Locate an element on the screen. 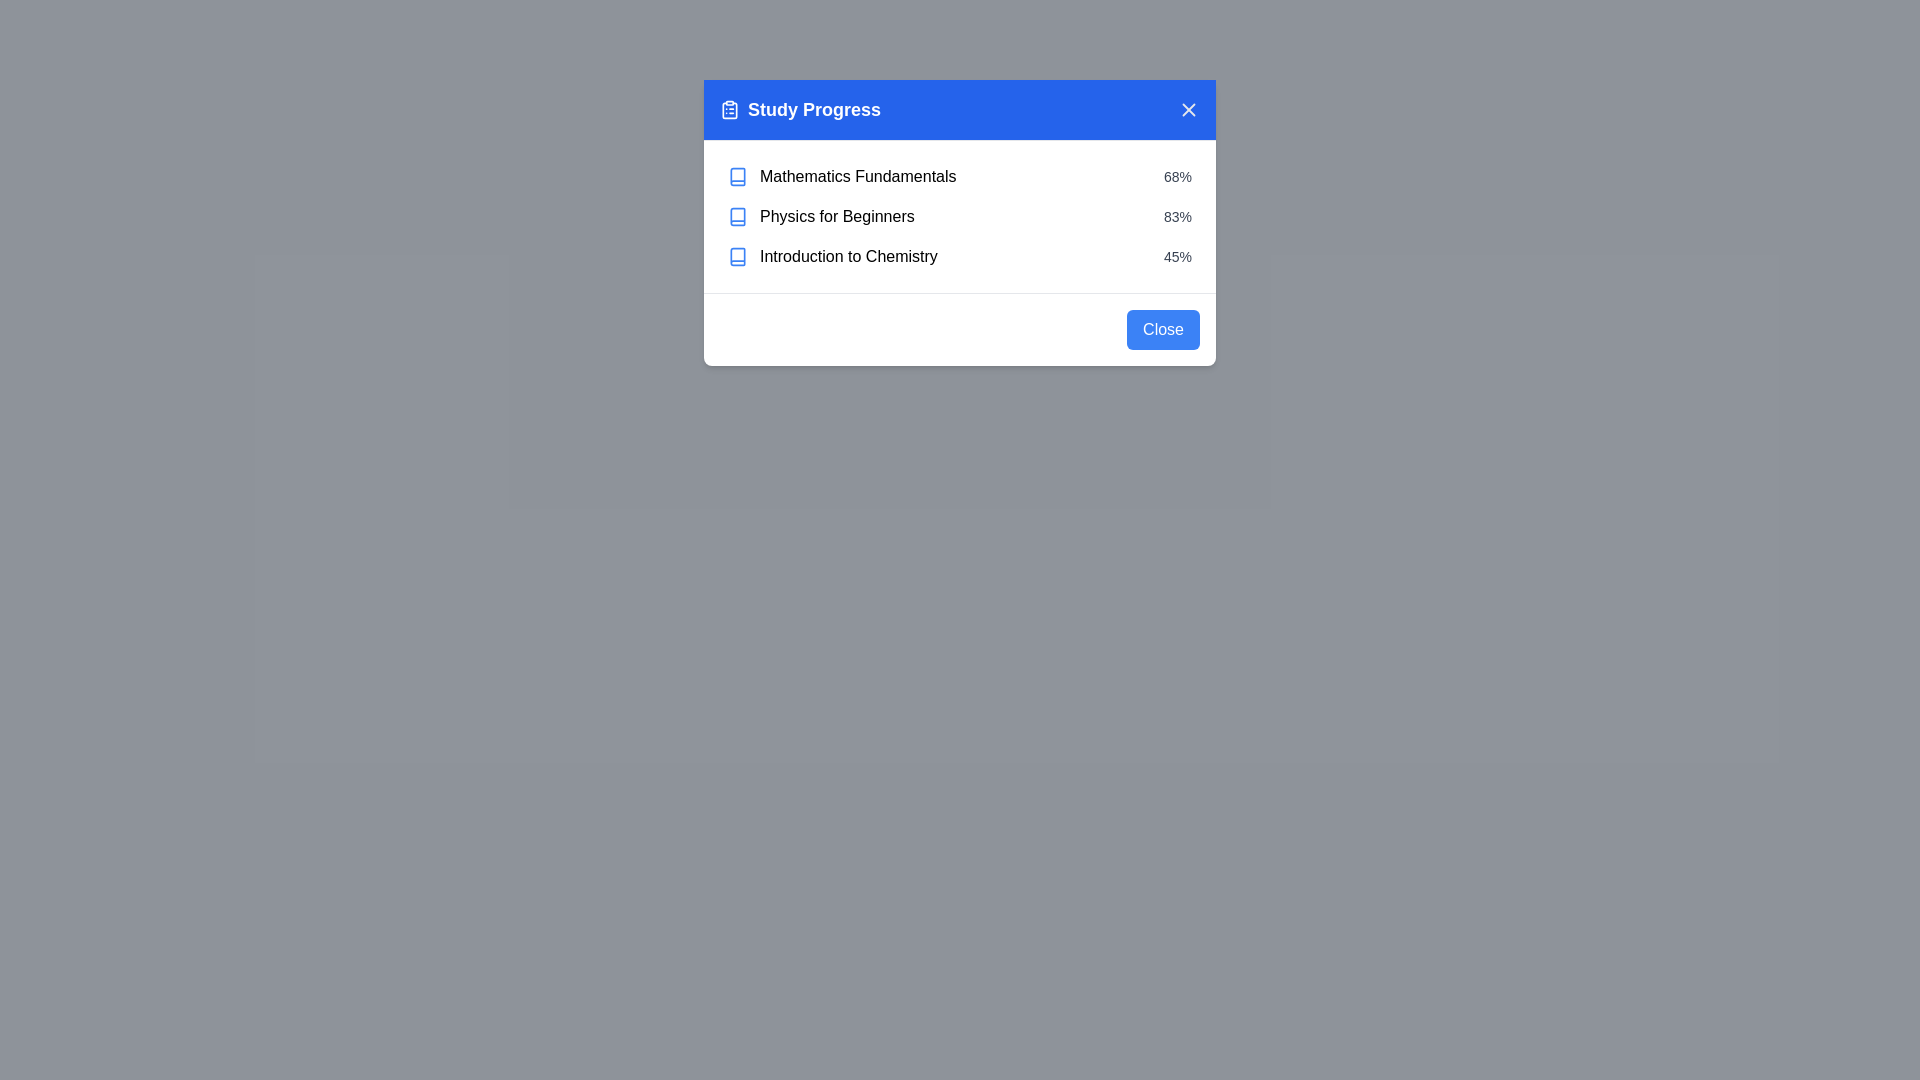 The image size is (1920, 1080). the non-interactive label displaying the course title 'Mathematics Fundamentals' located at the top-left corner of the 'Study Progress' modal is located at coordinates (842, 176).